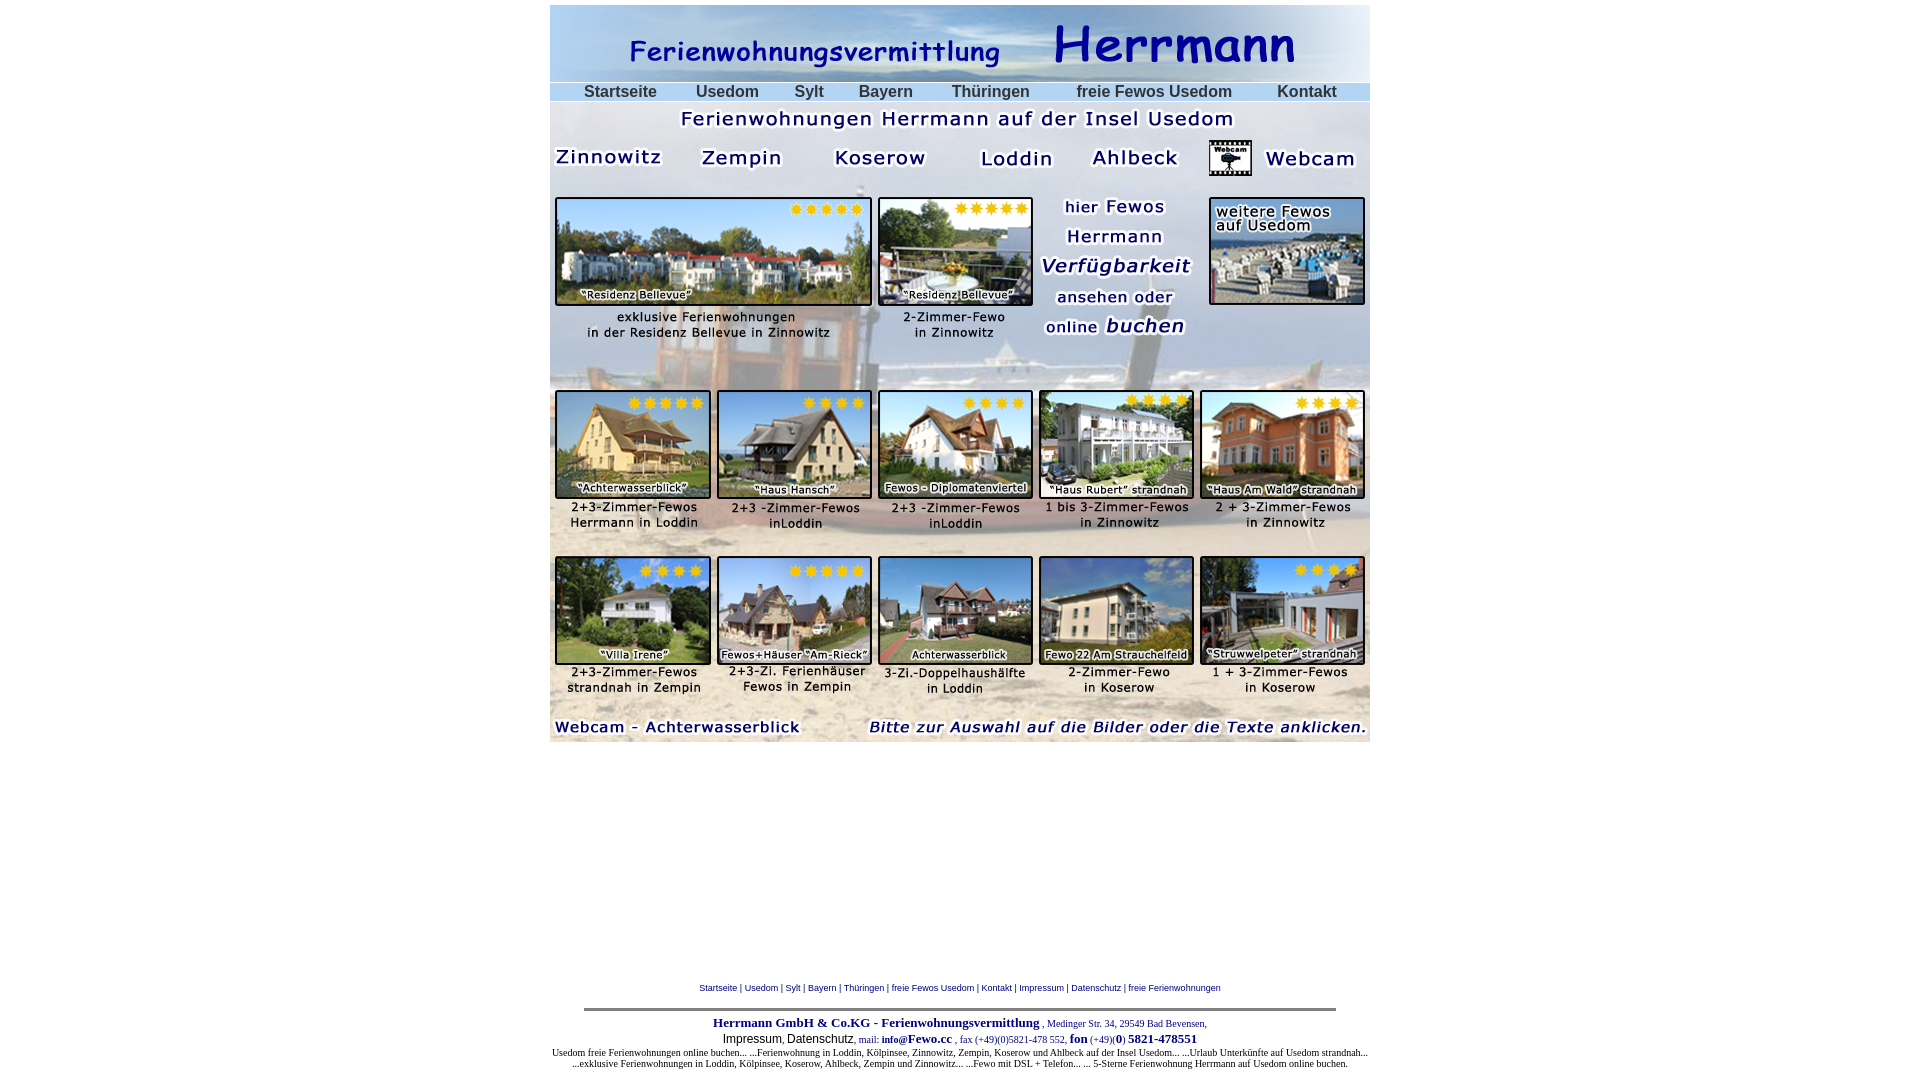 The height and width of the screenshot is (1080, 1920). Describe the element at coordinates (722, 1037) in the screenshot. I see `'Impressum'` at that location.